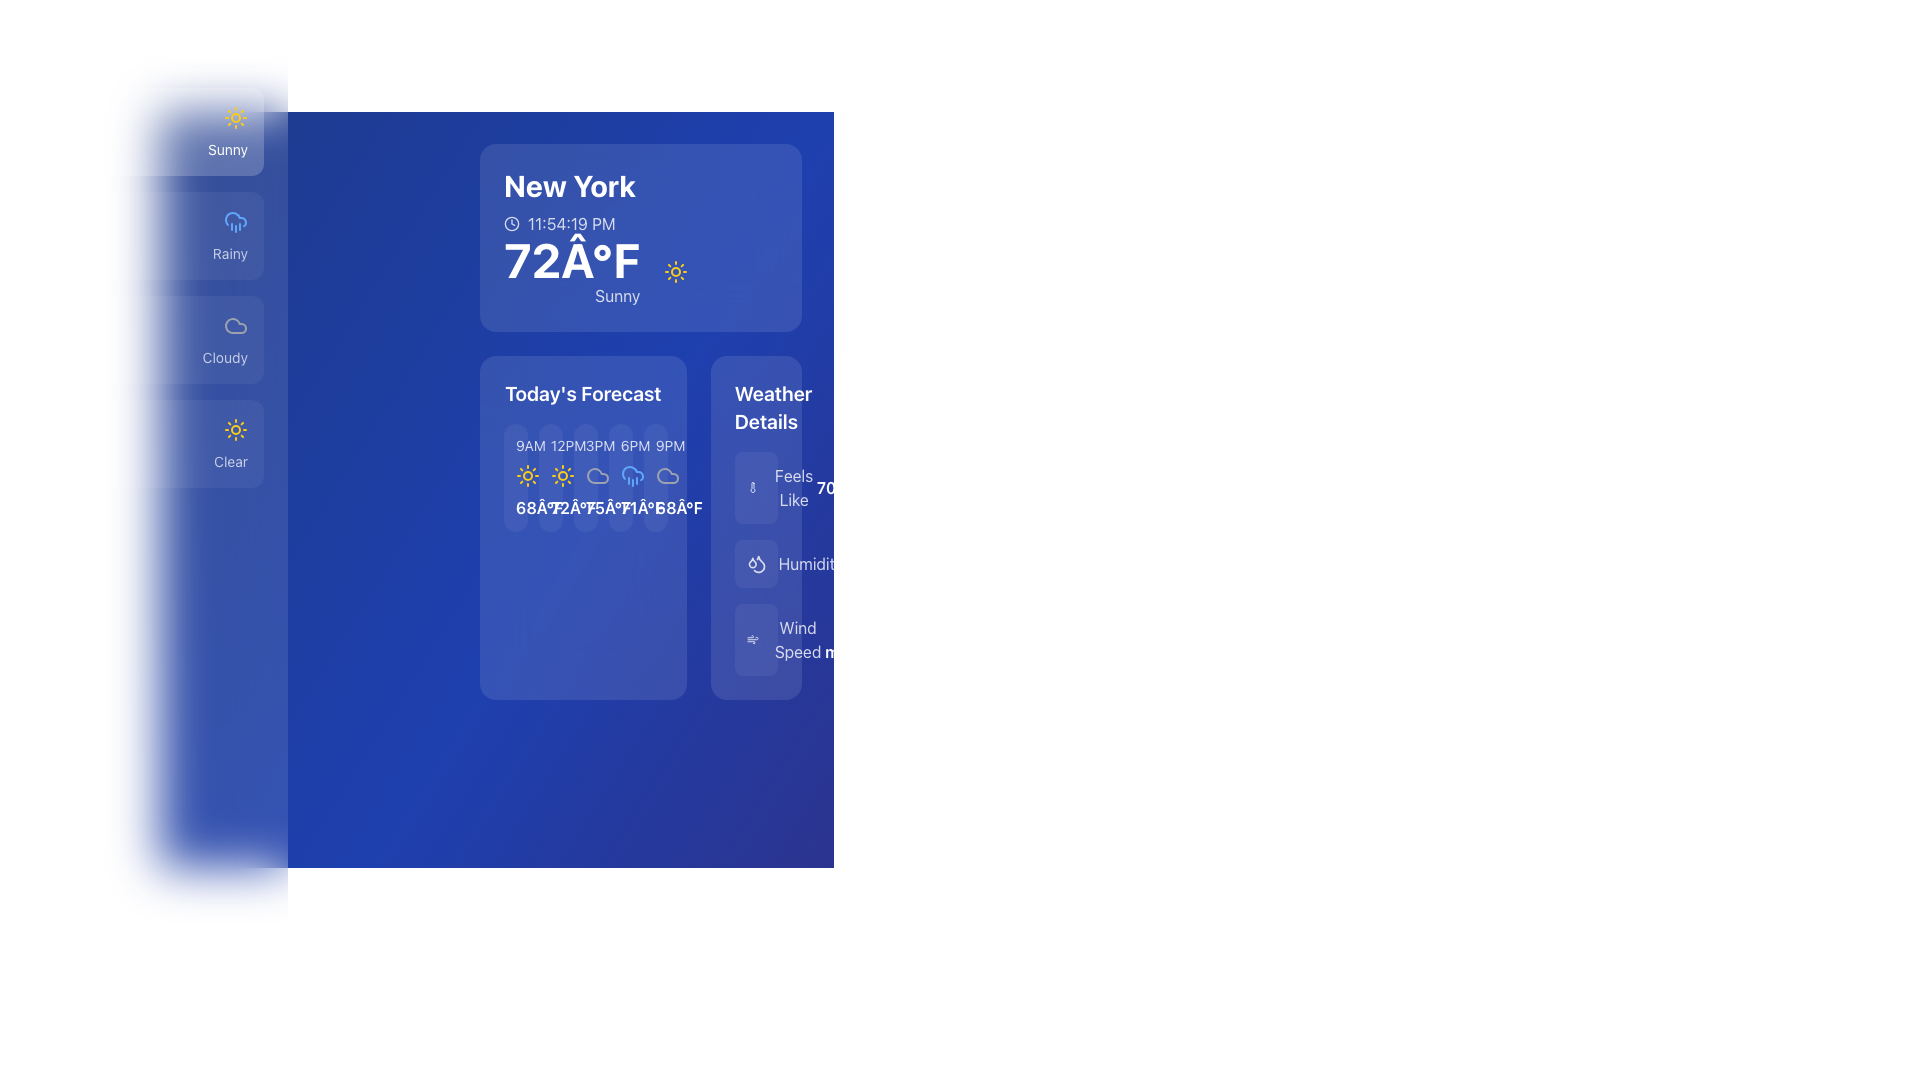  What do you see at coordinates (143, 462) in the screenshot?
I see `text content of the label displaying '82°F' and 'Clear', which is the last entry in a vertically oriented list of weather conditions` at bounding box center [143, 462].